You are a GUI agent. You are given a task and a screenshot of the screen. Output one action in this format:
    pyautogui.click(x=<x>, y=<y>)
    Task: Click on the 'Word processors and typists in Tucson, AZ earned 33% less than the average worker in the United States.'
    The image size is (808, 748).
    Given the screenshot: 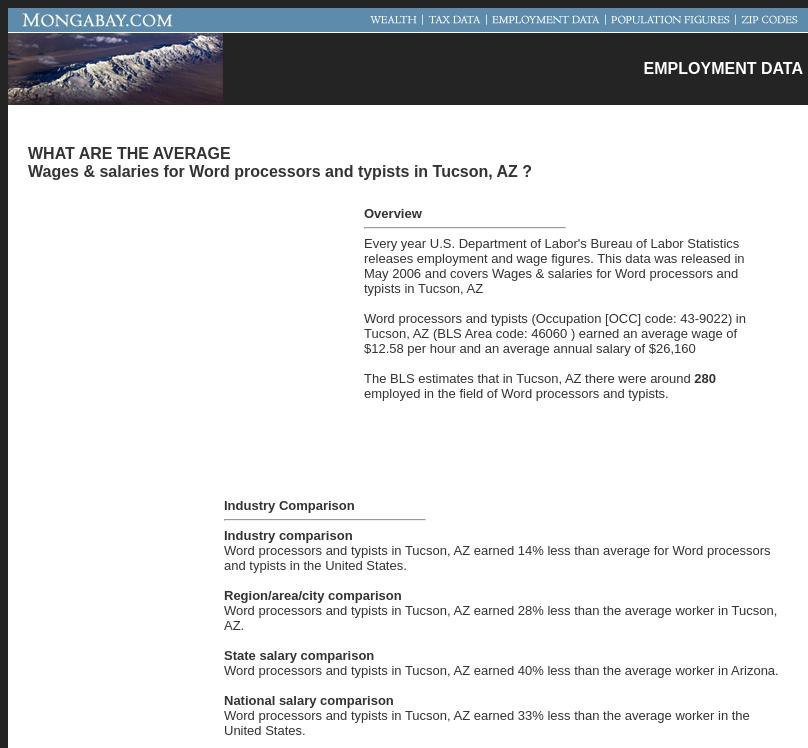 What is the action you would take?
    pyautogui.click(x=486, y=720)
    